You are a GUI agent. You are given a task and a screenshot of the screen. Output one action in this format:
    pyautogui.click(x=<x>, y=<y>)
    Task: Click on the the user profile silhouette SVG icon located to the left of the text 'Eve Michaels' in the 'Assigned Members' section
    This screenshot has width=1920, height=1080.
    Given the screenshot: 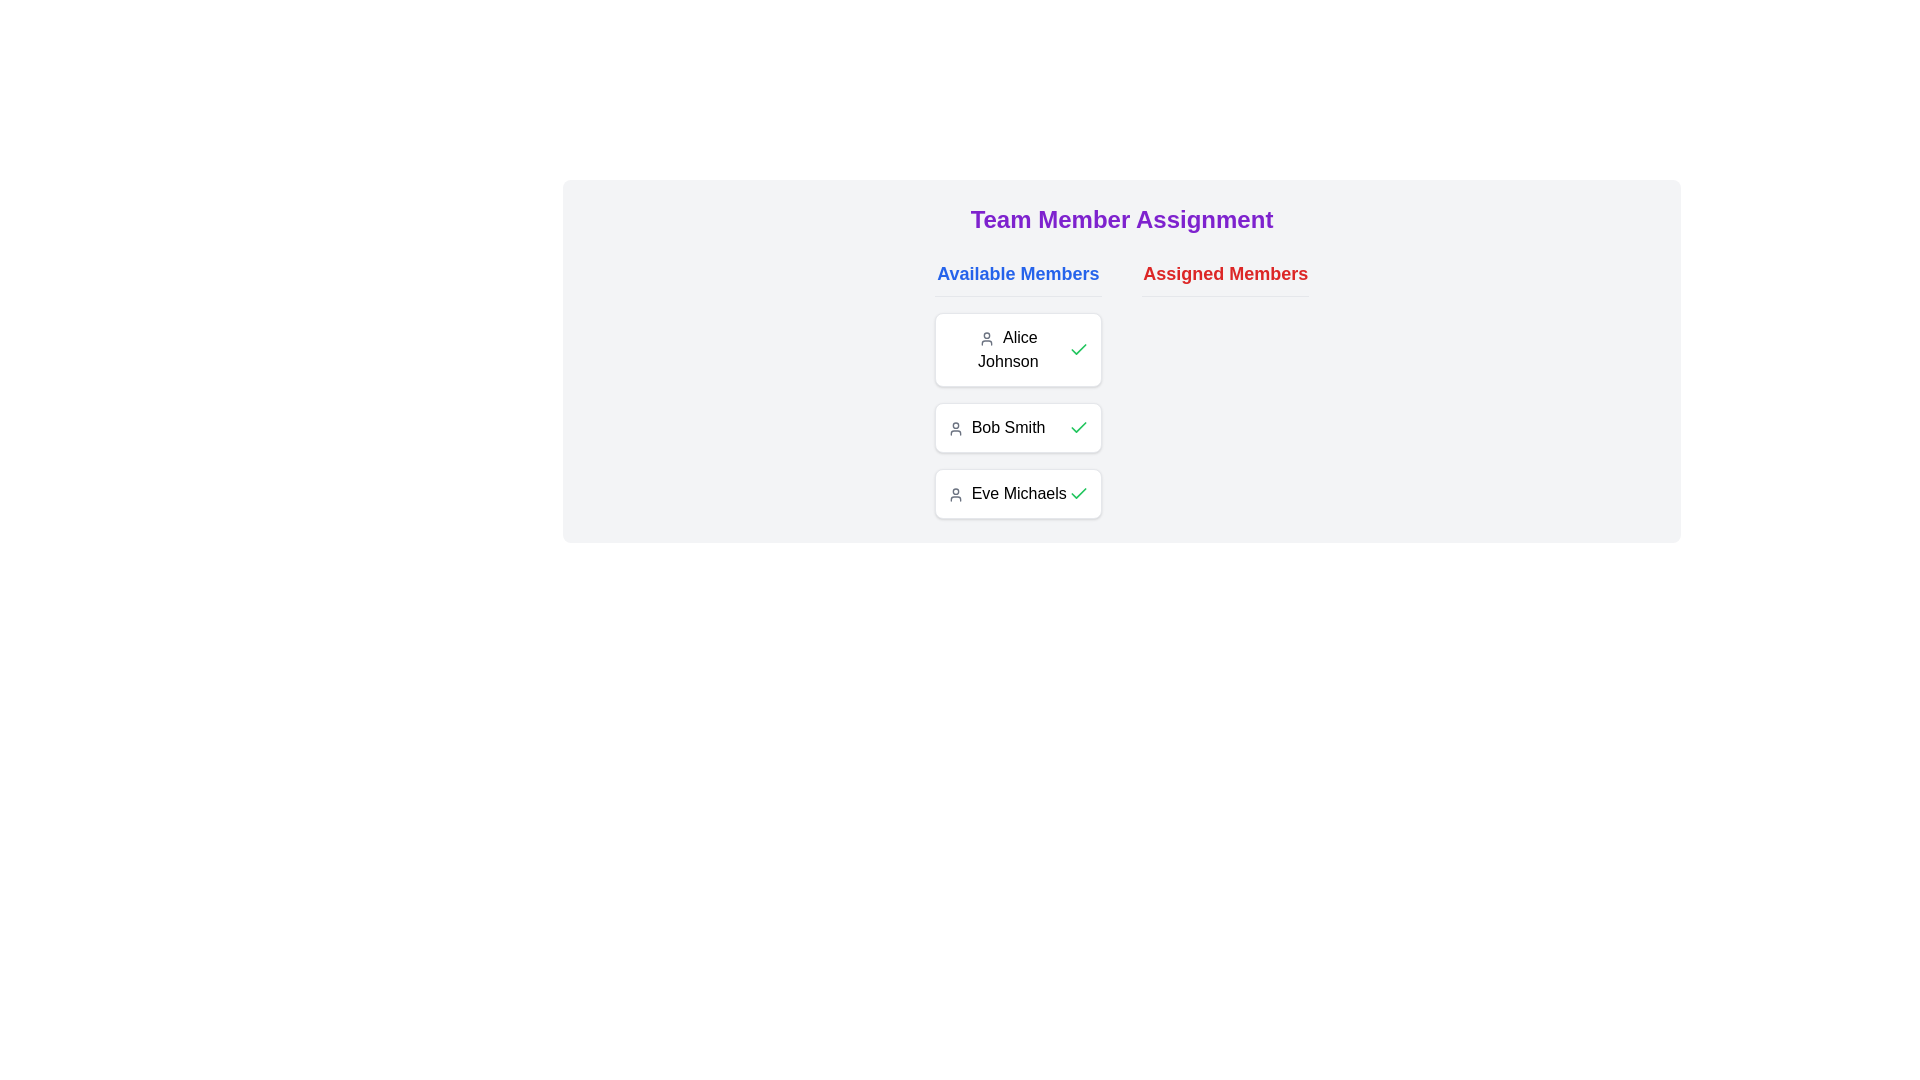 What is the action you would take?
    pyautogui.click(x=954, y=494)
    